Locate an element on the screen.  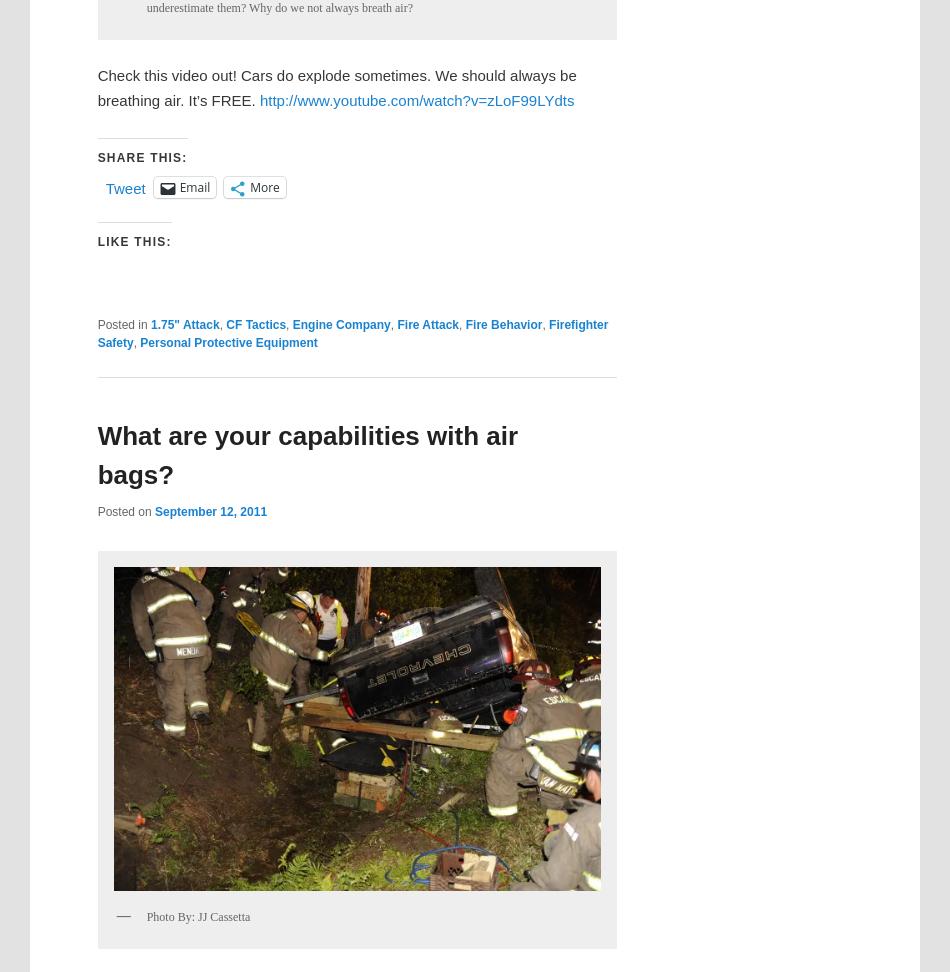
'Posted in' is located at coordinates (121, 324).